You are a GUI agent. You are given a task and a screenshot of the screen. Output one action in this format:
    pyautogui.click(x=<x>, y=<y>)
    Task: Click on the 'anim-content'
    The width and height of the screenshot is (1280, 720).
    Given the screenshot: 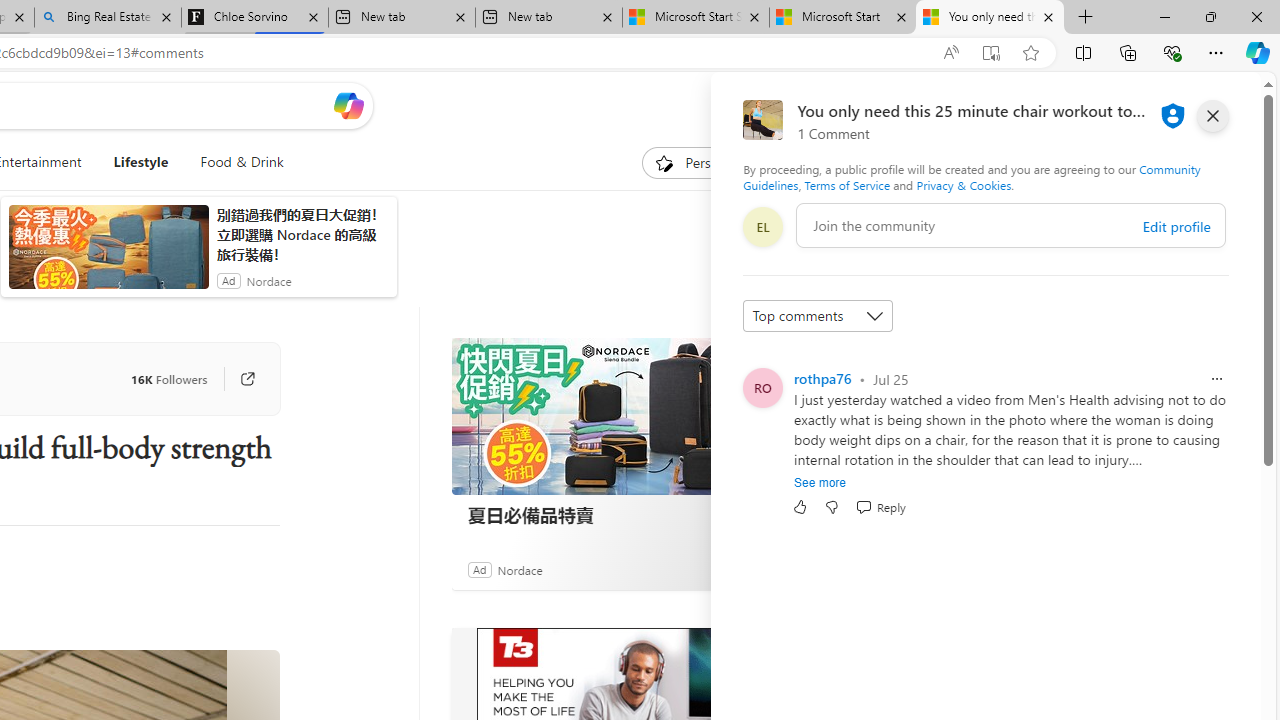 What is the action you would take?
    pyautogui.click(x=107, y=254)
    